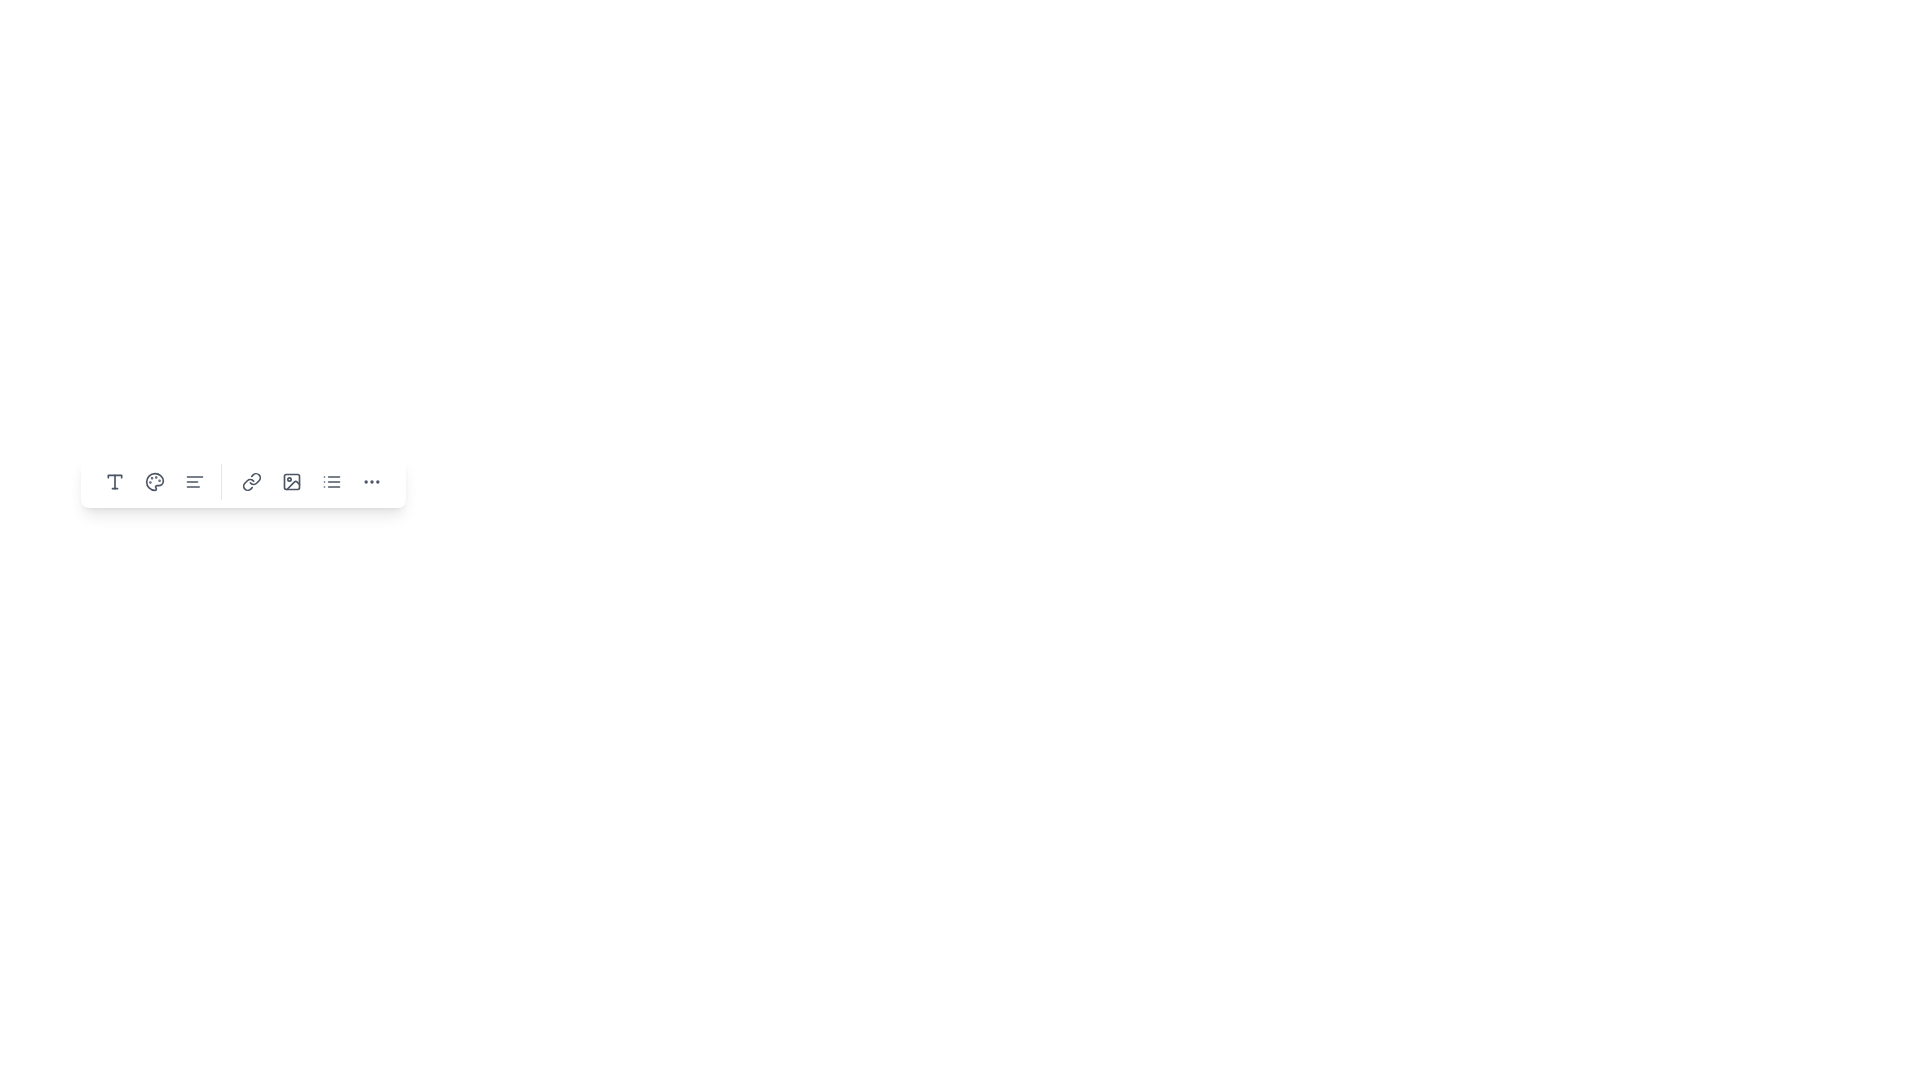 Image resolution: width=1920 pixels, height=1080 pixels. Describe the element at coordinates (114, 482) in the screenshot. I see `the button with a typography icon representing a stylized 'T' symbol, located in the top-center horizontal toolbar` at that location.